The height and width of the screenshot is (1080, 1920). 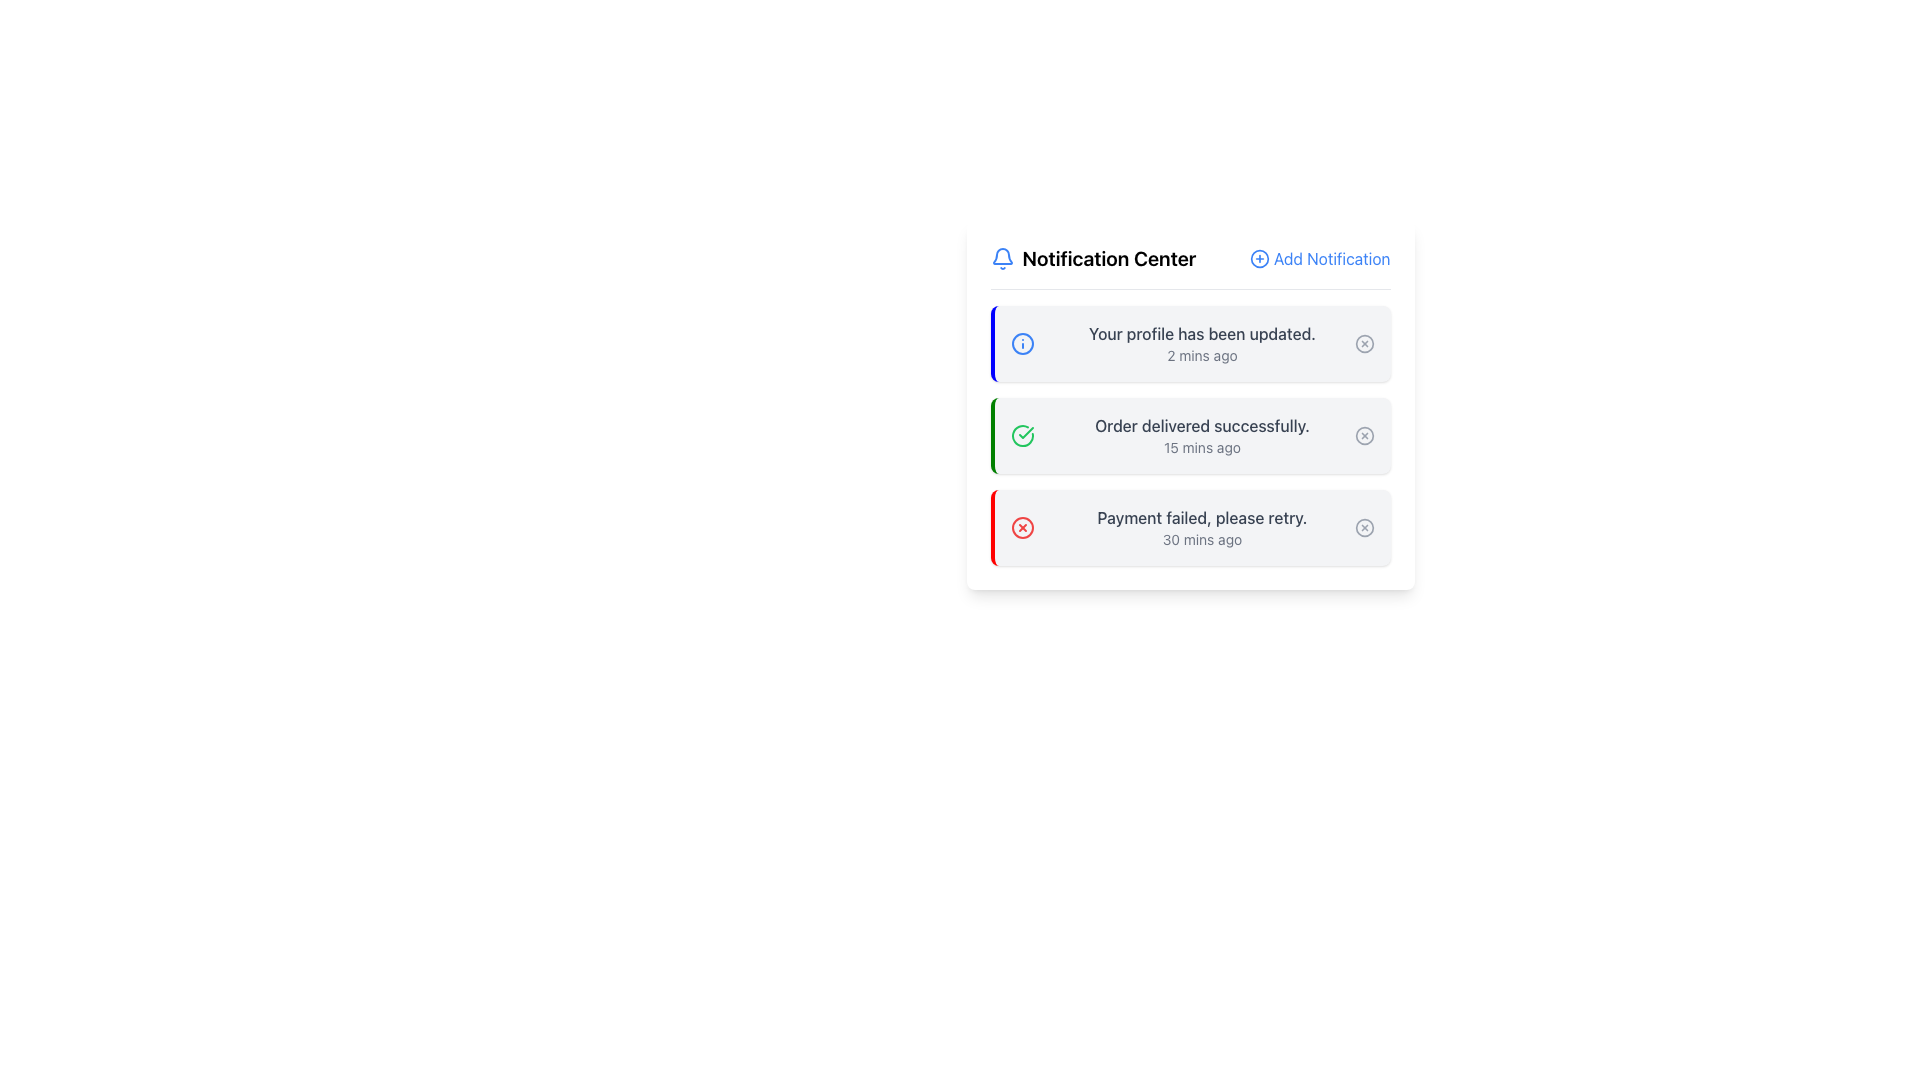 What do you see at coordinates (1201, 527) in the screenshot?
I see `textual notification message indicating a failed transaction, located in the last notification card under 'Notification Center', below 'Order delivered successfully.'` at bounding box center [1201, 527].